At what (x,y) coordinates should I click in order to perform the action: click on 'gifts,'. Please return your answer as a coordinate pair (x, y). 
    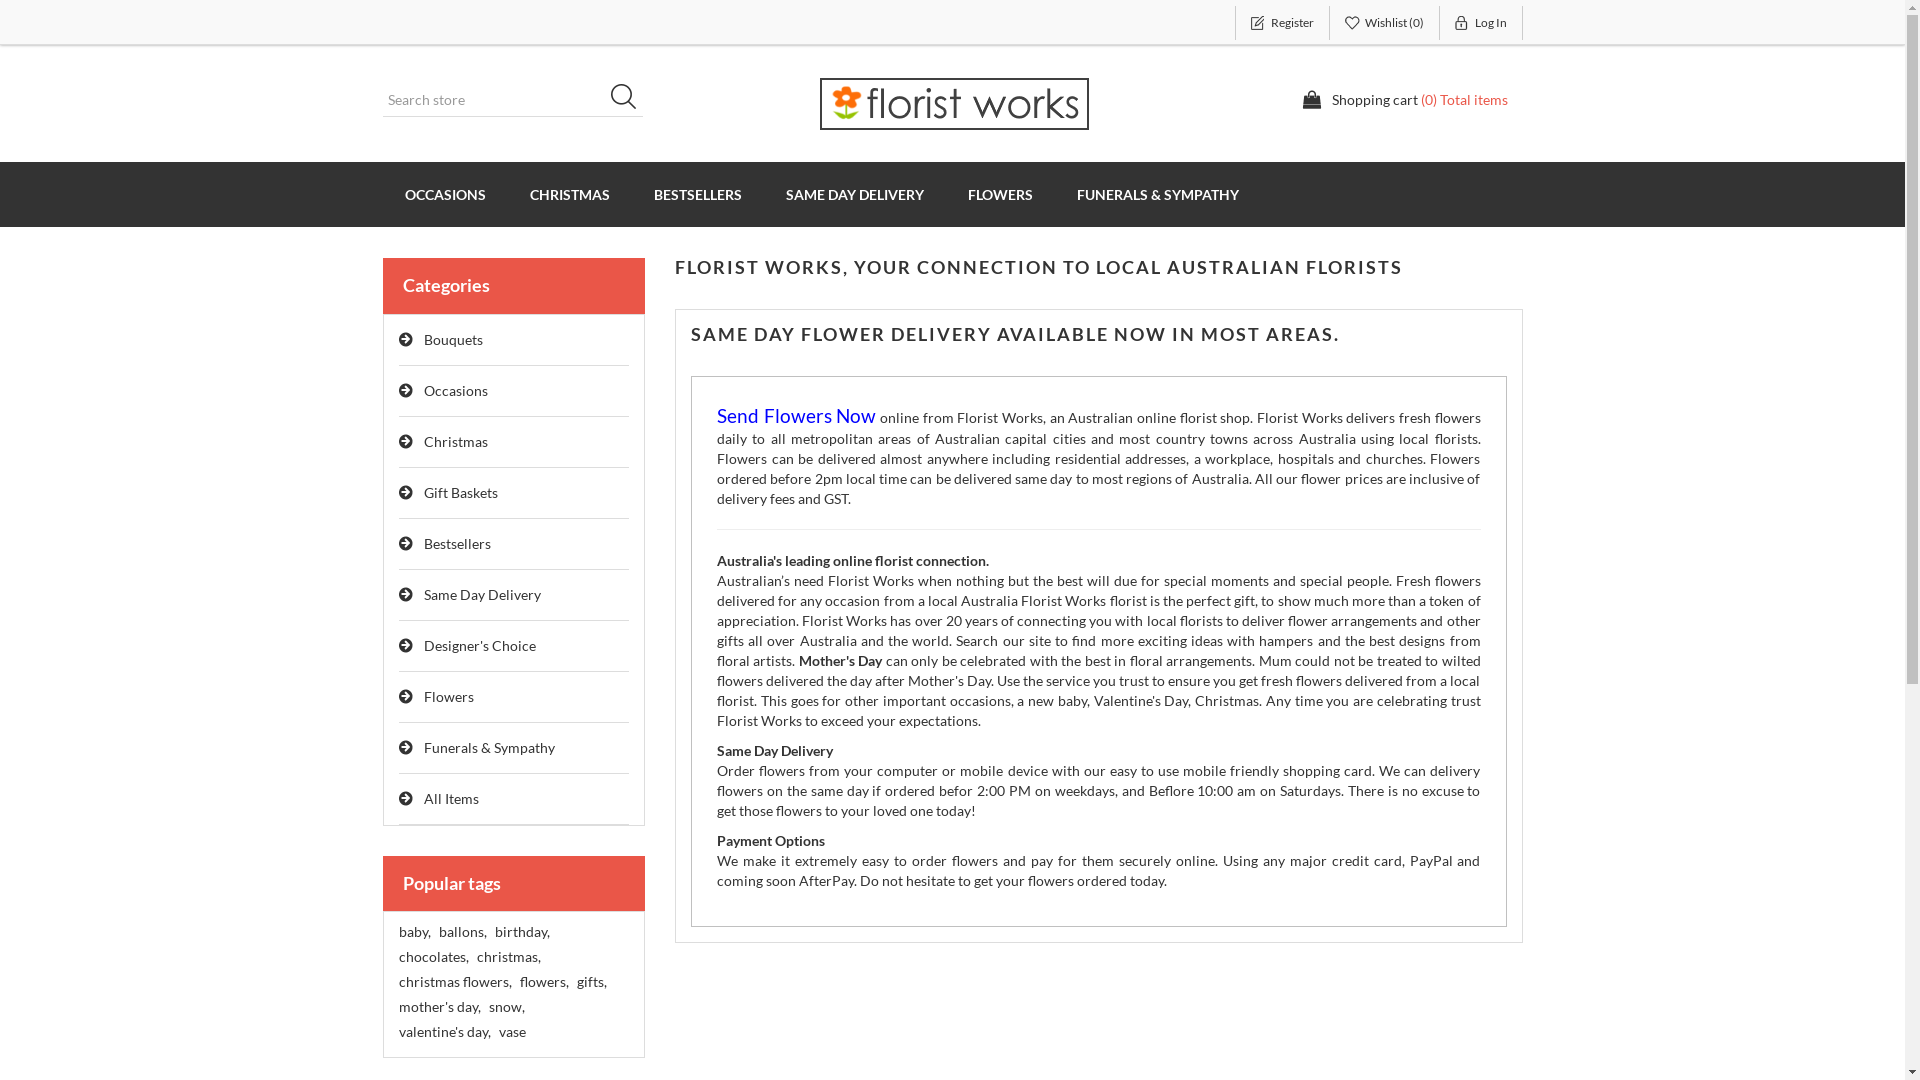
    Looking at the image, I should click on (575, 981).